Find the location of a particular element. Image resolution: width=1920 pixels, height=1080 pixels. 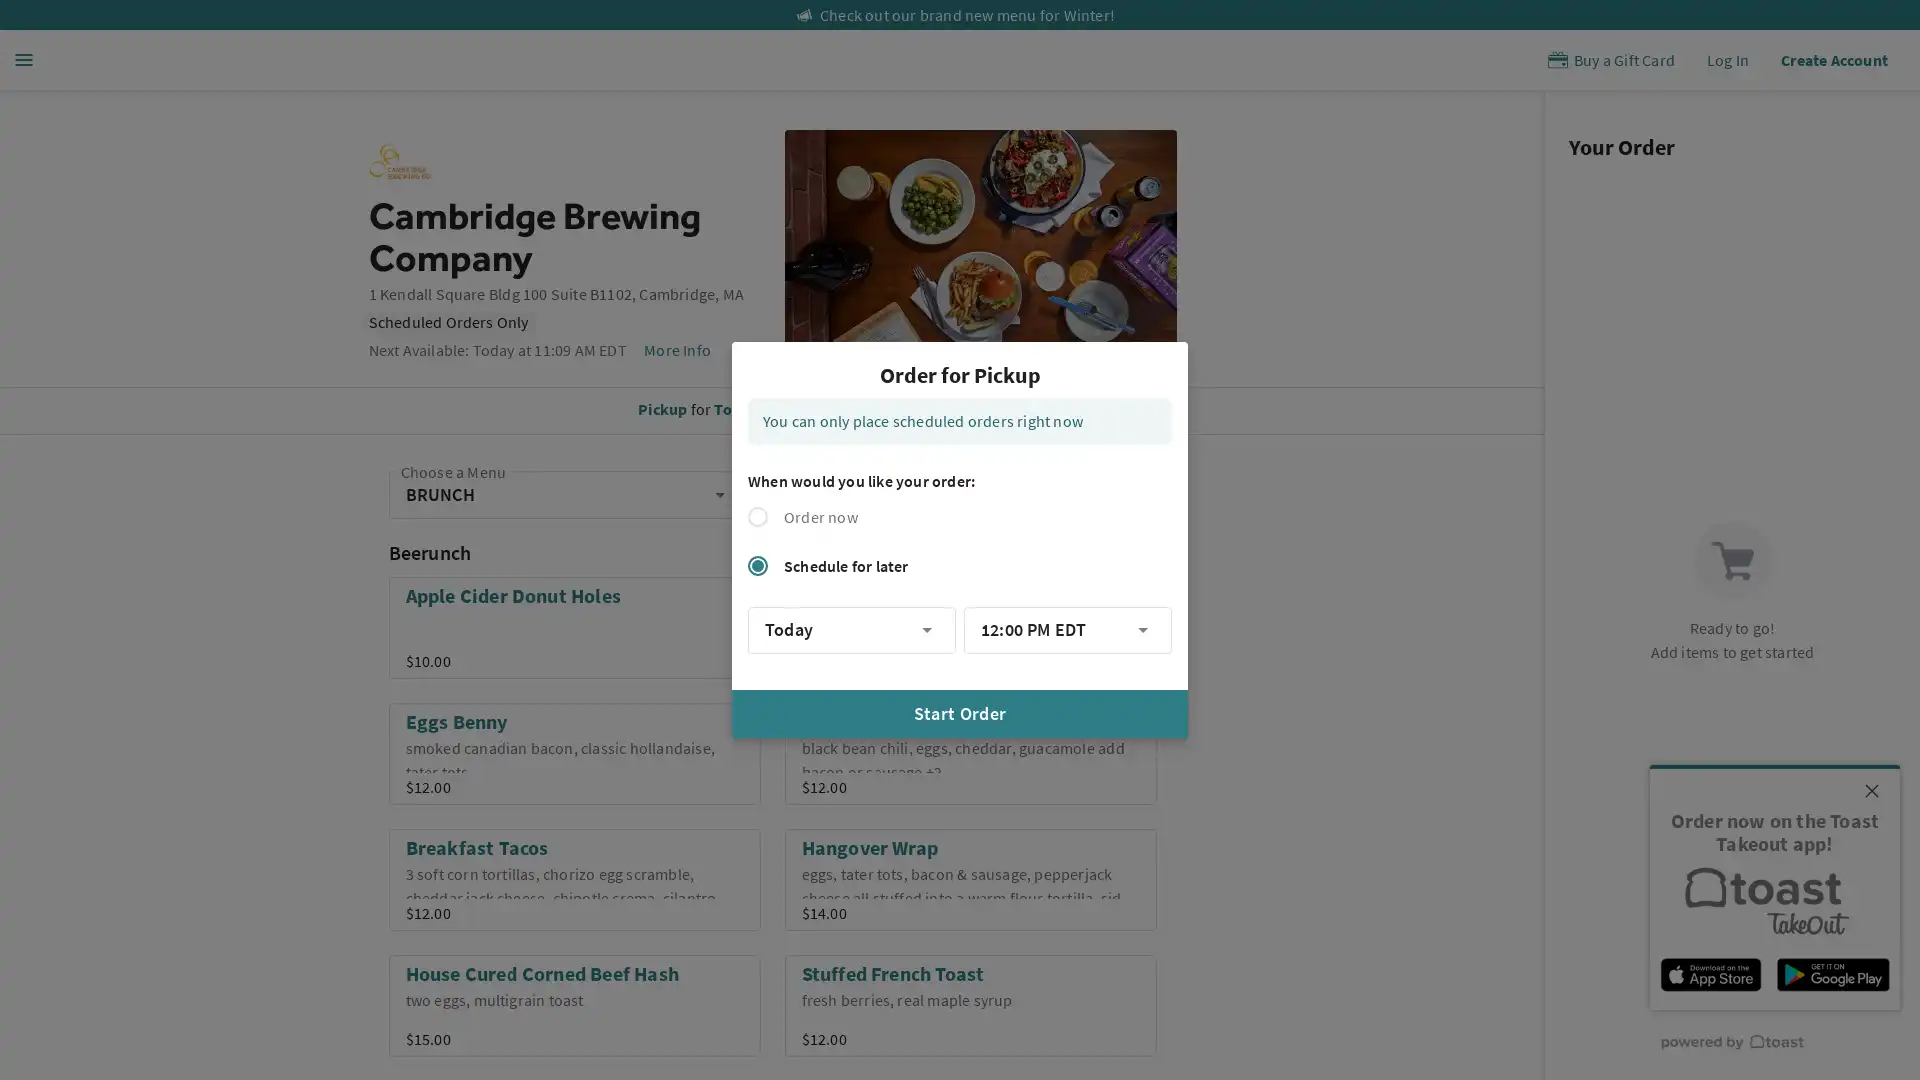

More Info is located at coordinates (676, 349).